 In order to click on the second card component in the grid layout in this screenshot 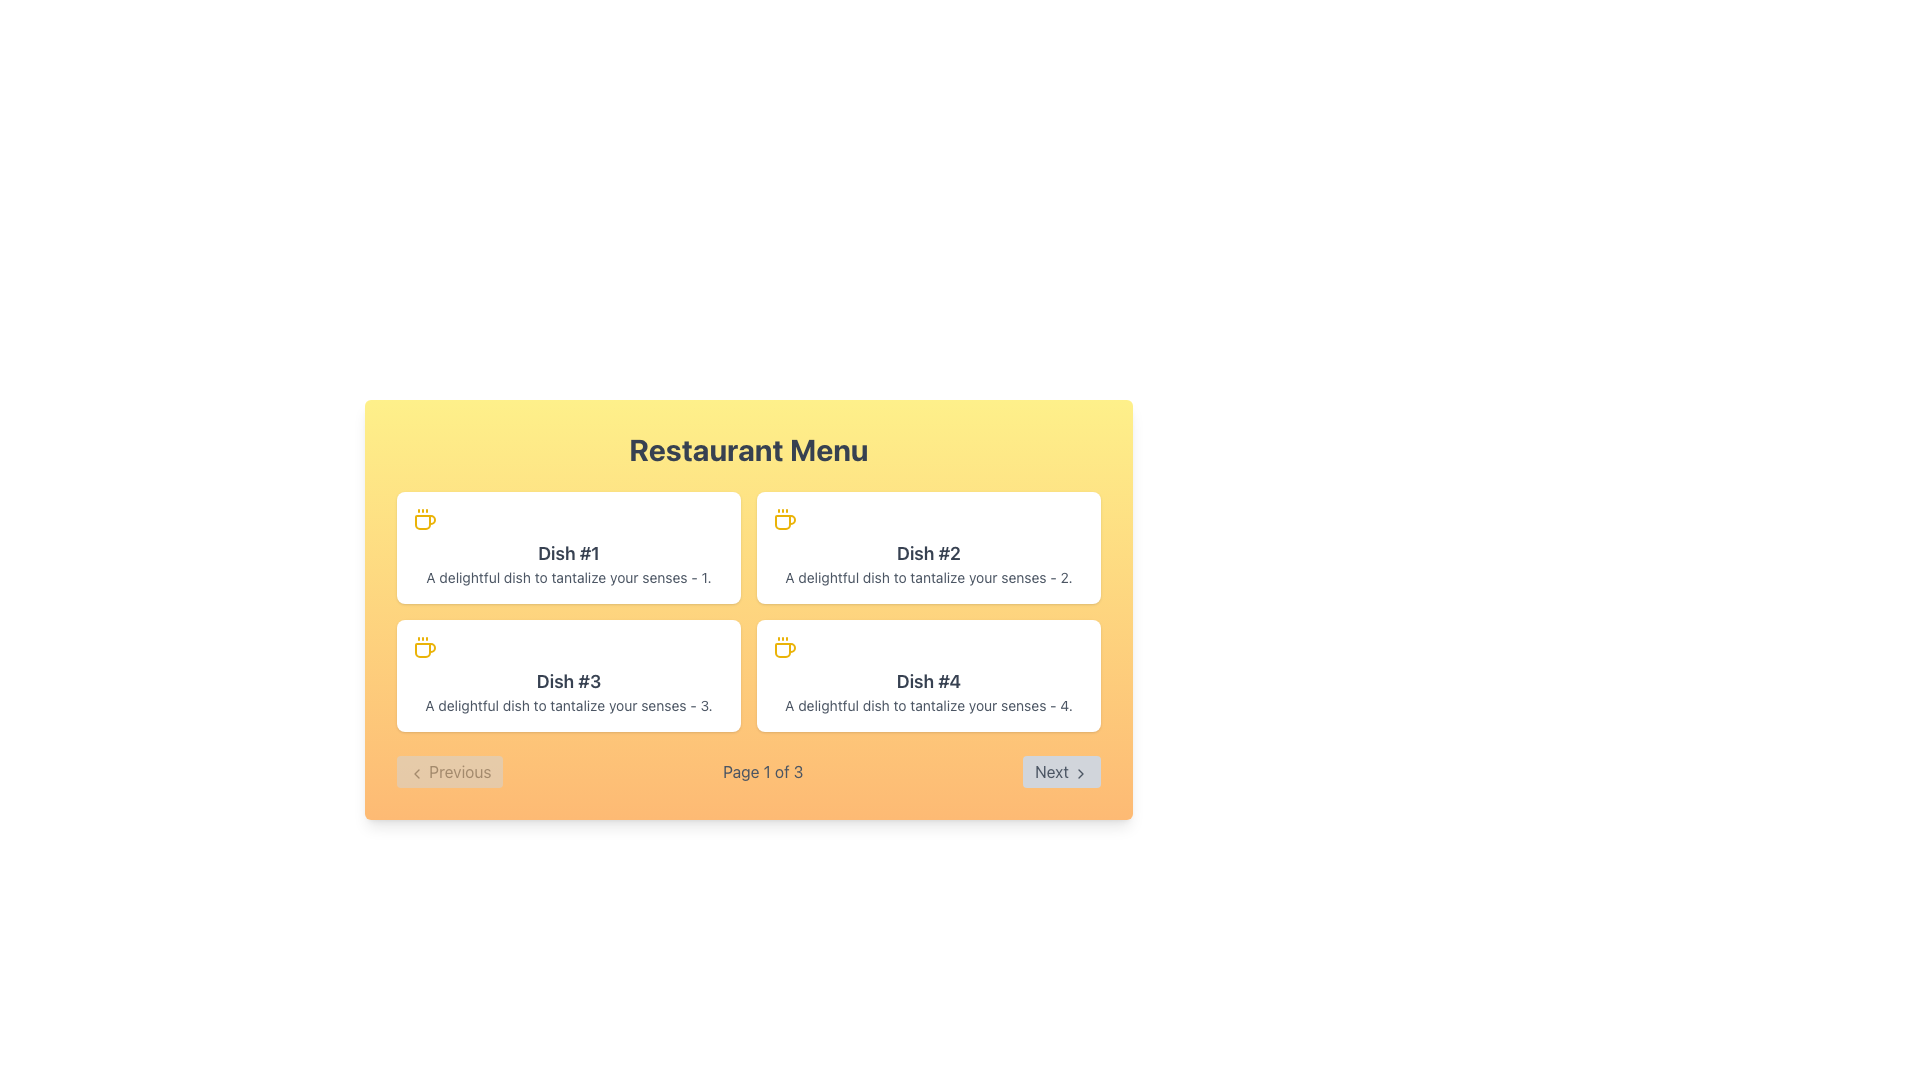, I will do `click(928, 547)`.